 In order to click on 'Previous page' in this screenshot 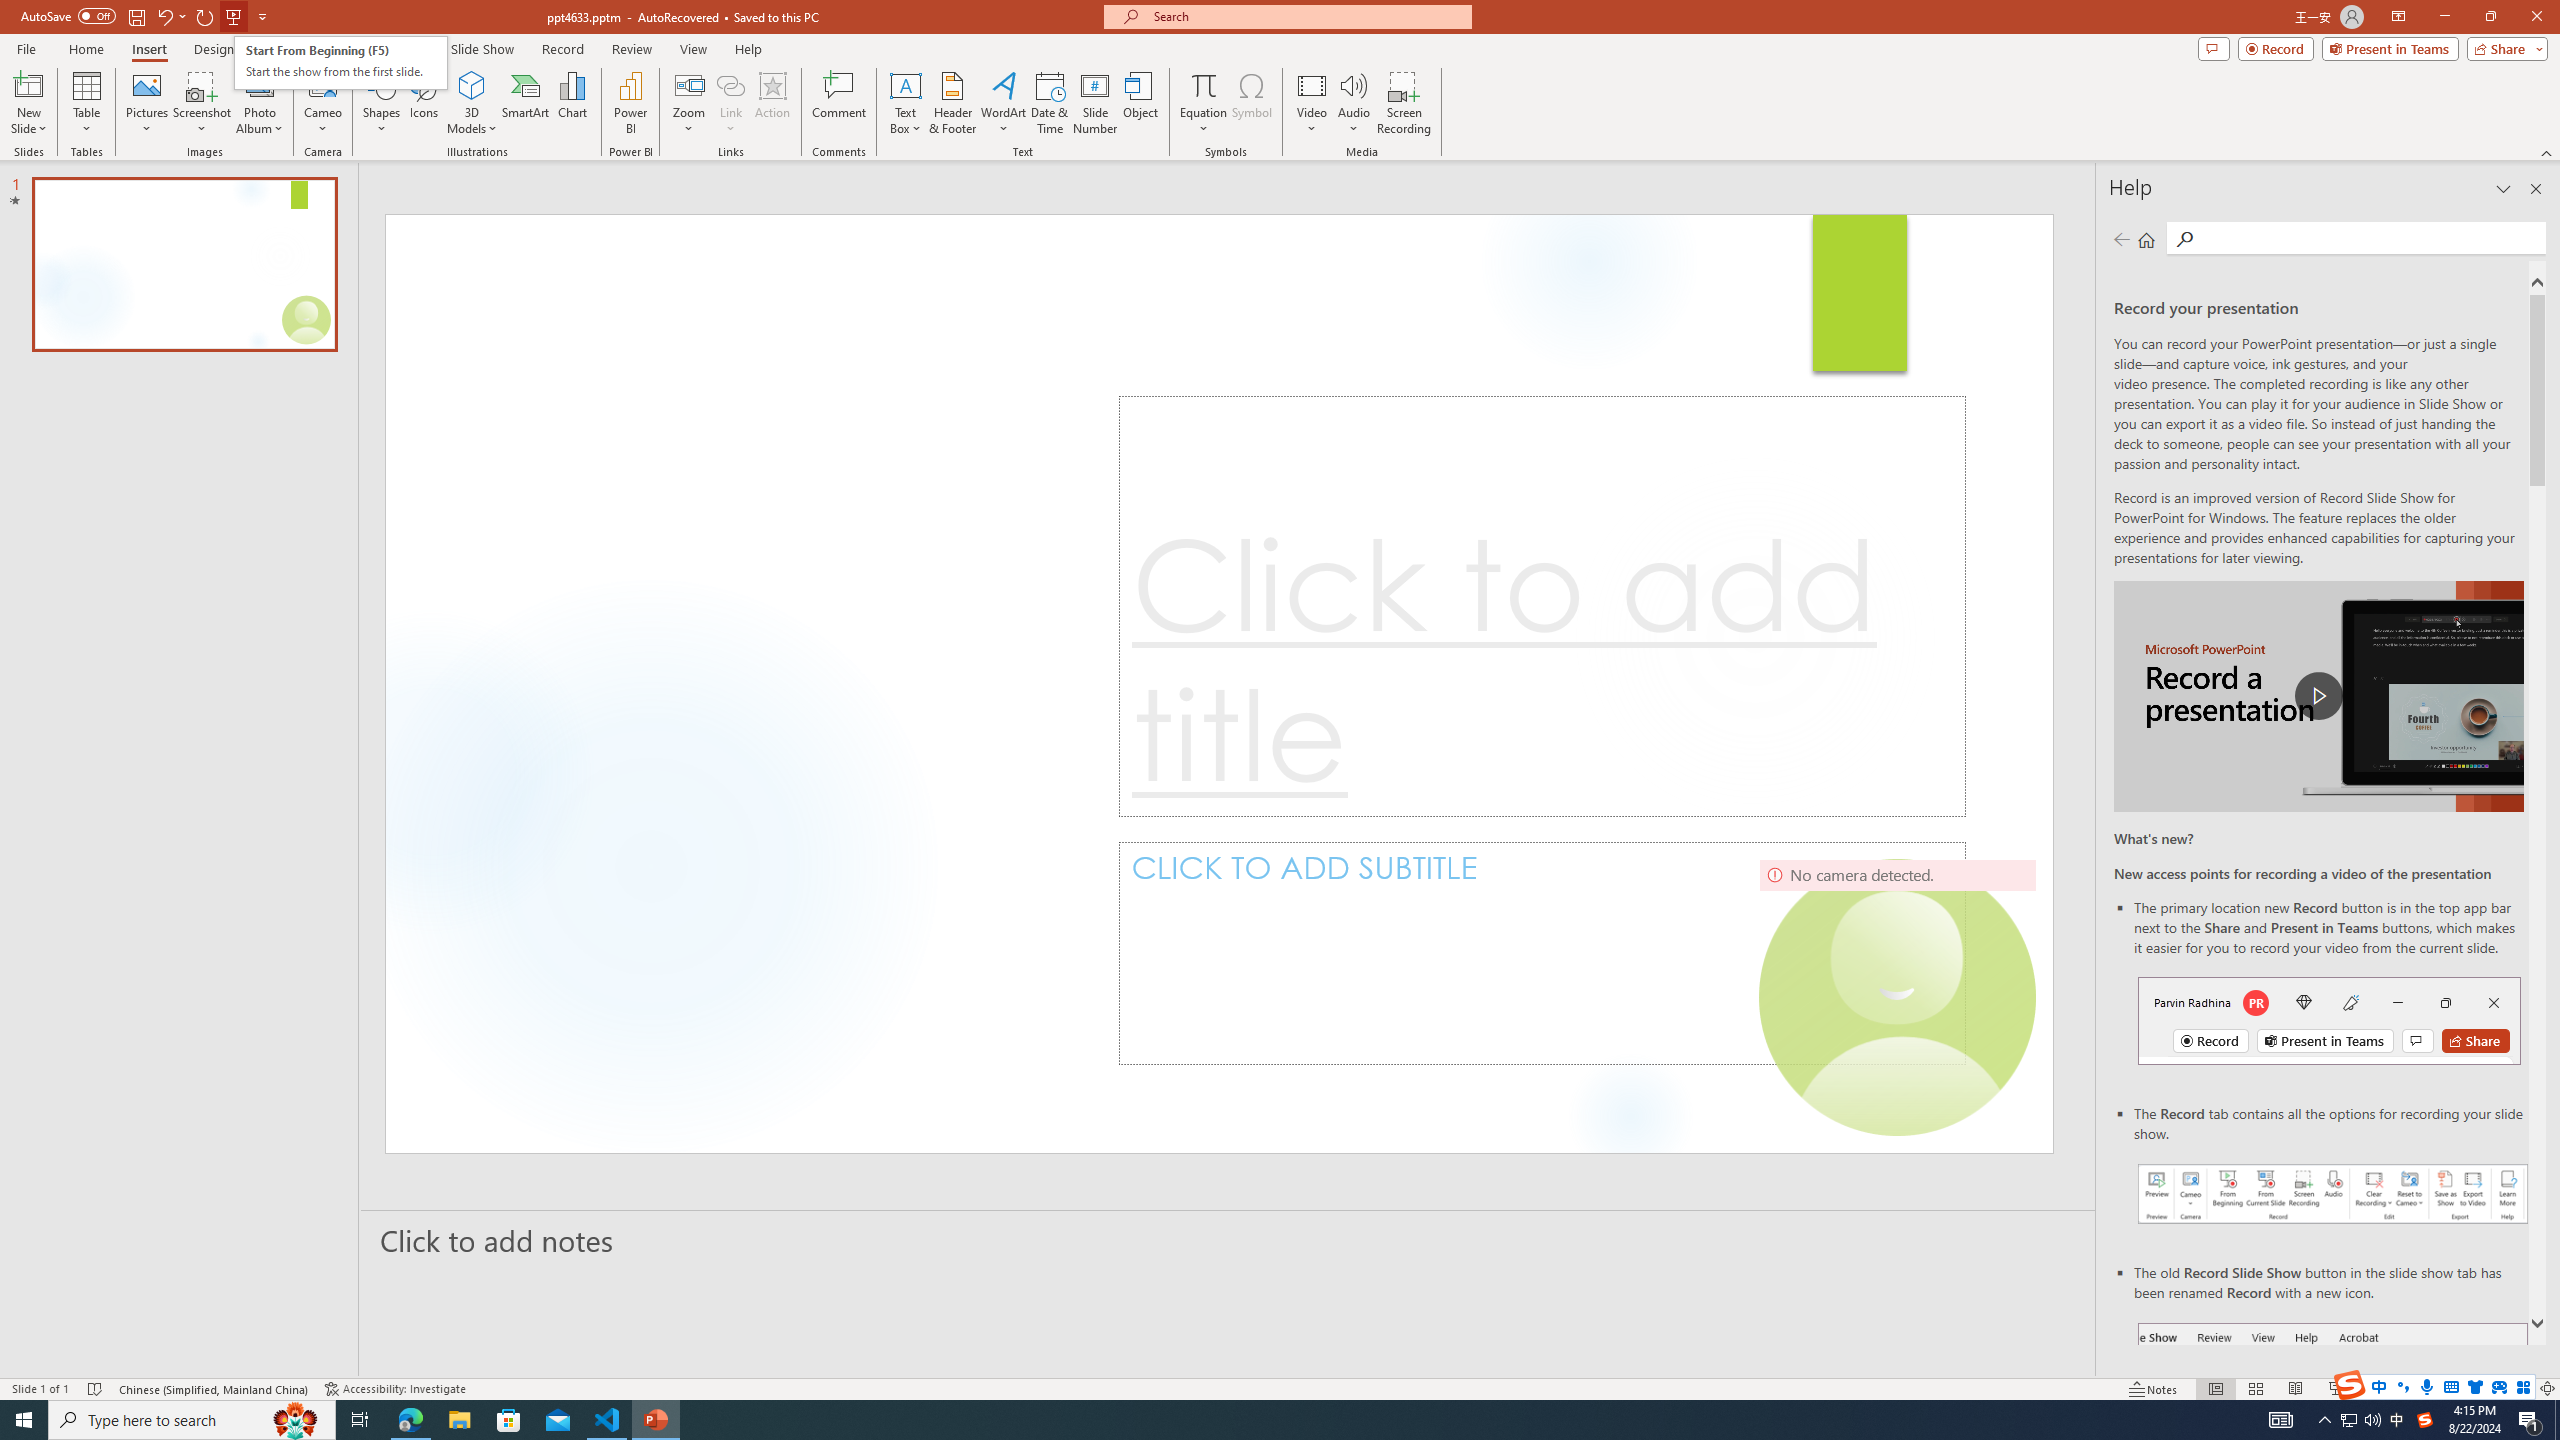, I will do `click(2121, 238)`.